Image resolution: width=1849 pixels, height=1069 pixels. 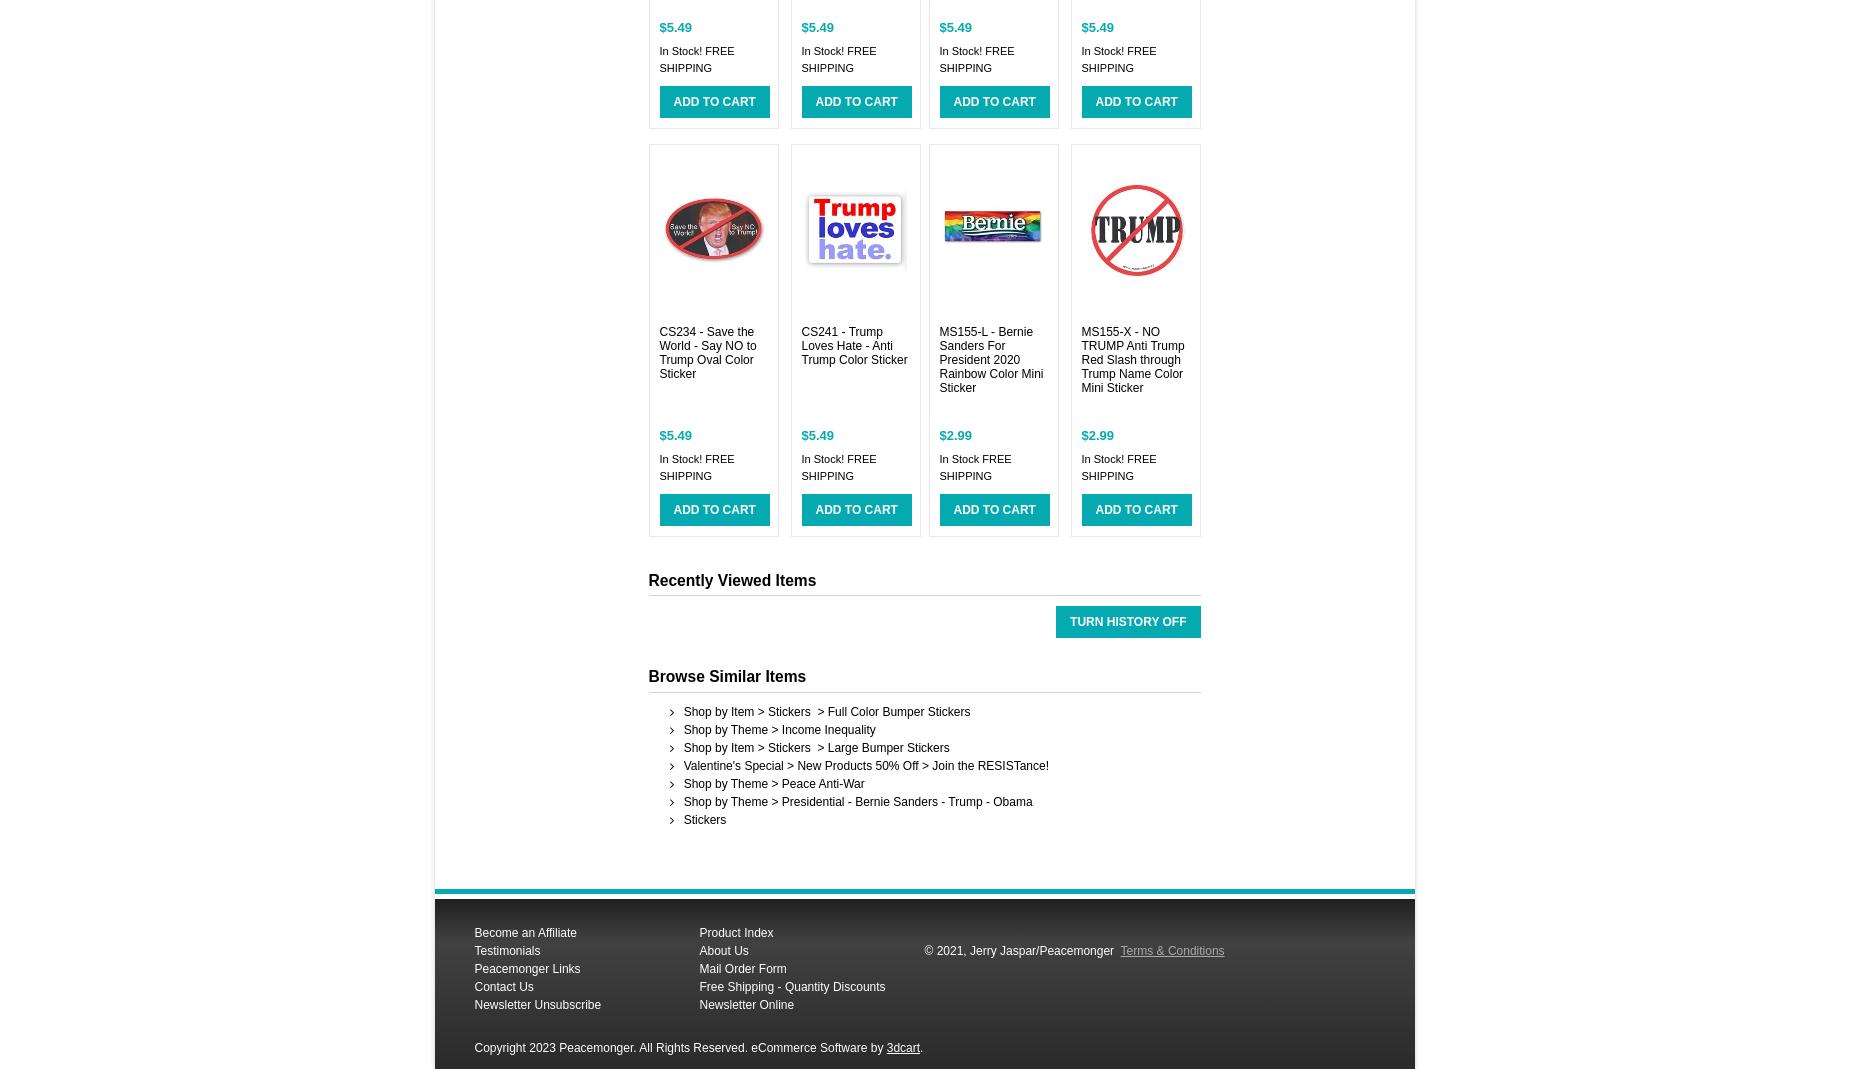 What do you see at coordinates (1079, 949) in the screenshot?
I see `'Peacemonger'` at bounding box center [1079, 949].